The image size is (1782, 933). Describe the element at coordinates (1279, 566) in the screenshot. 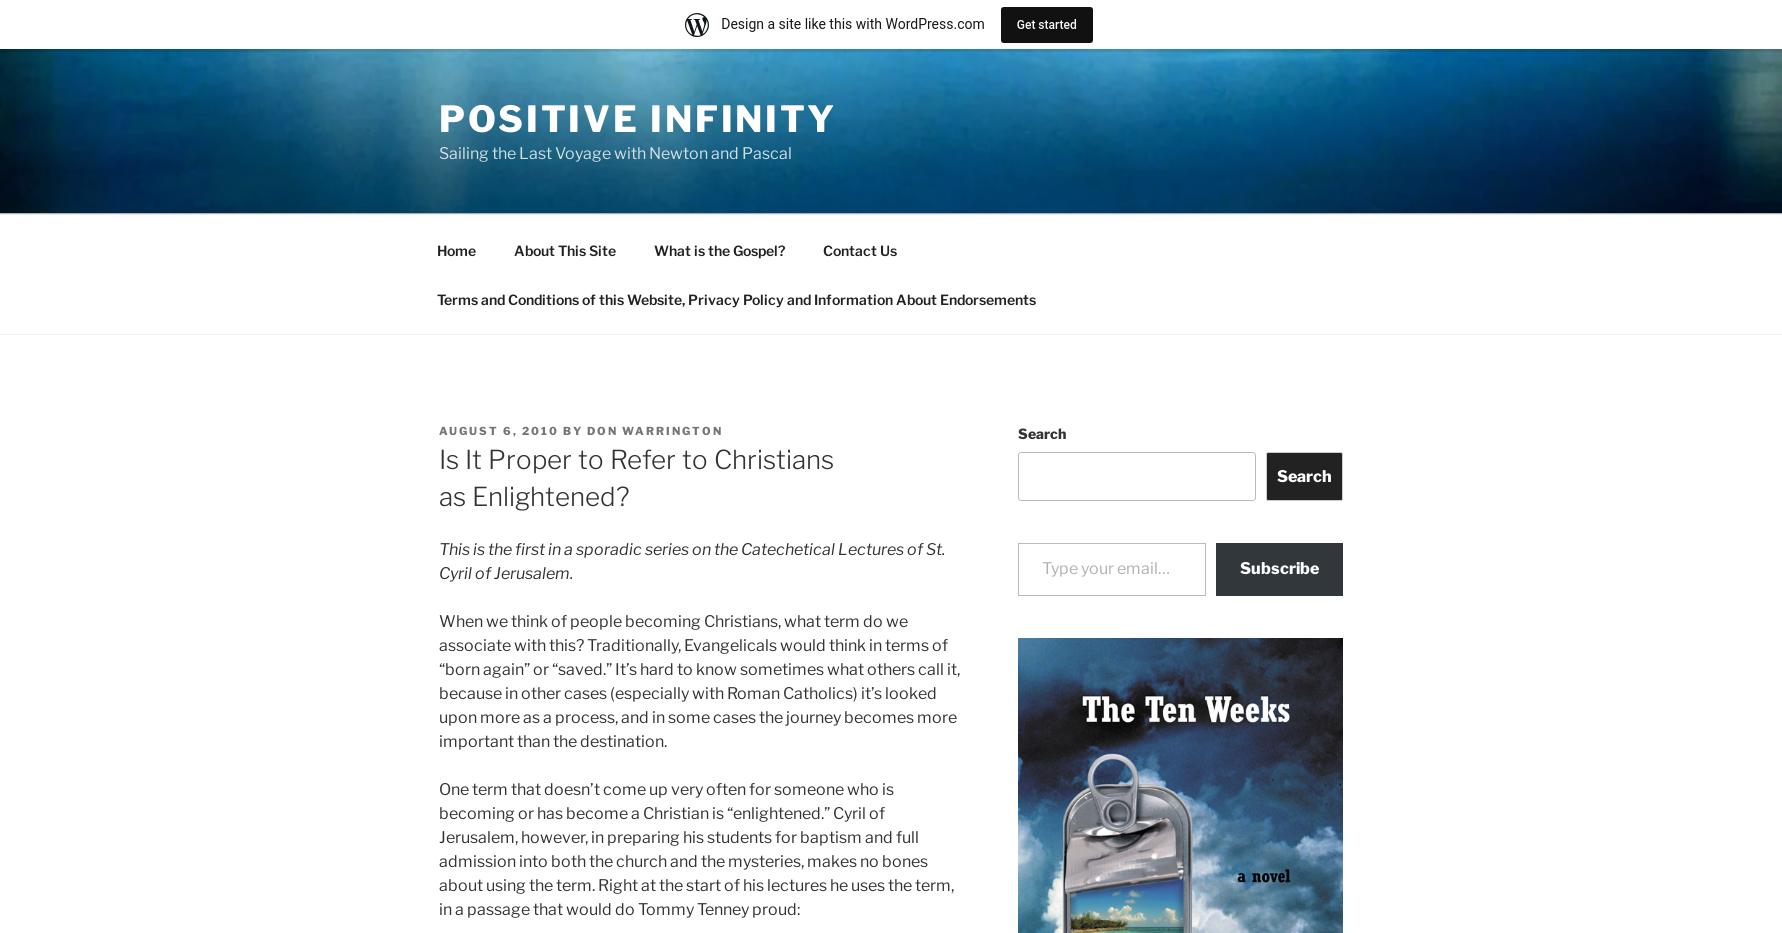

I see `'Subscribe'` at that location.